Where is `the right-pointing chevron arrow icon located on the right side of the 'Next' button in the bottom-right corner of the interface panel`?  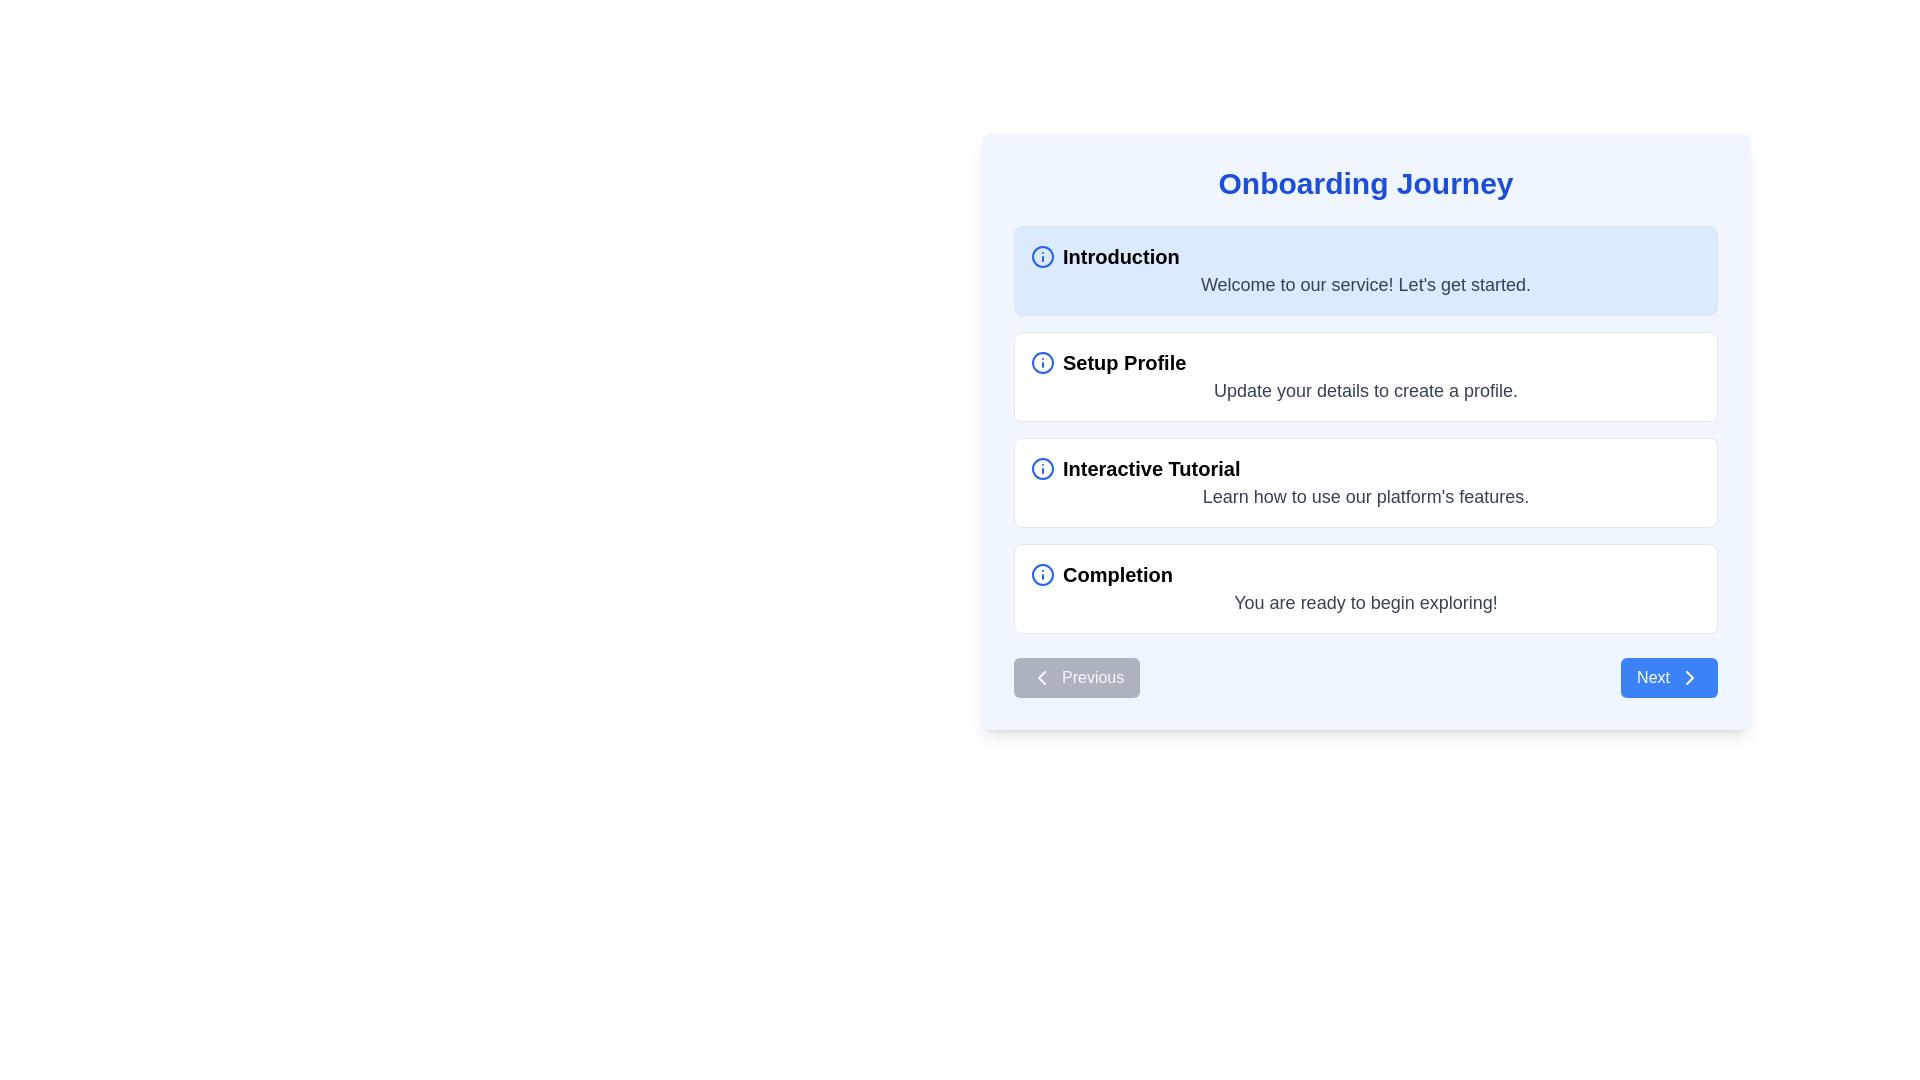
the right-pointing chevron arrow icon located on the right side of the 'Next' button in the bottom-right corner of the interface panel is located at coordinates (1688, 677).